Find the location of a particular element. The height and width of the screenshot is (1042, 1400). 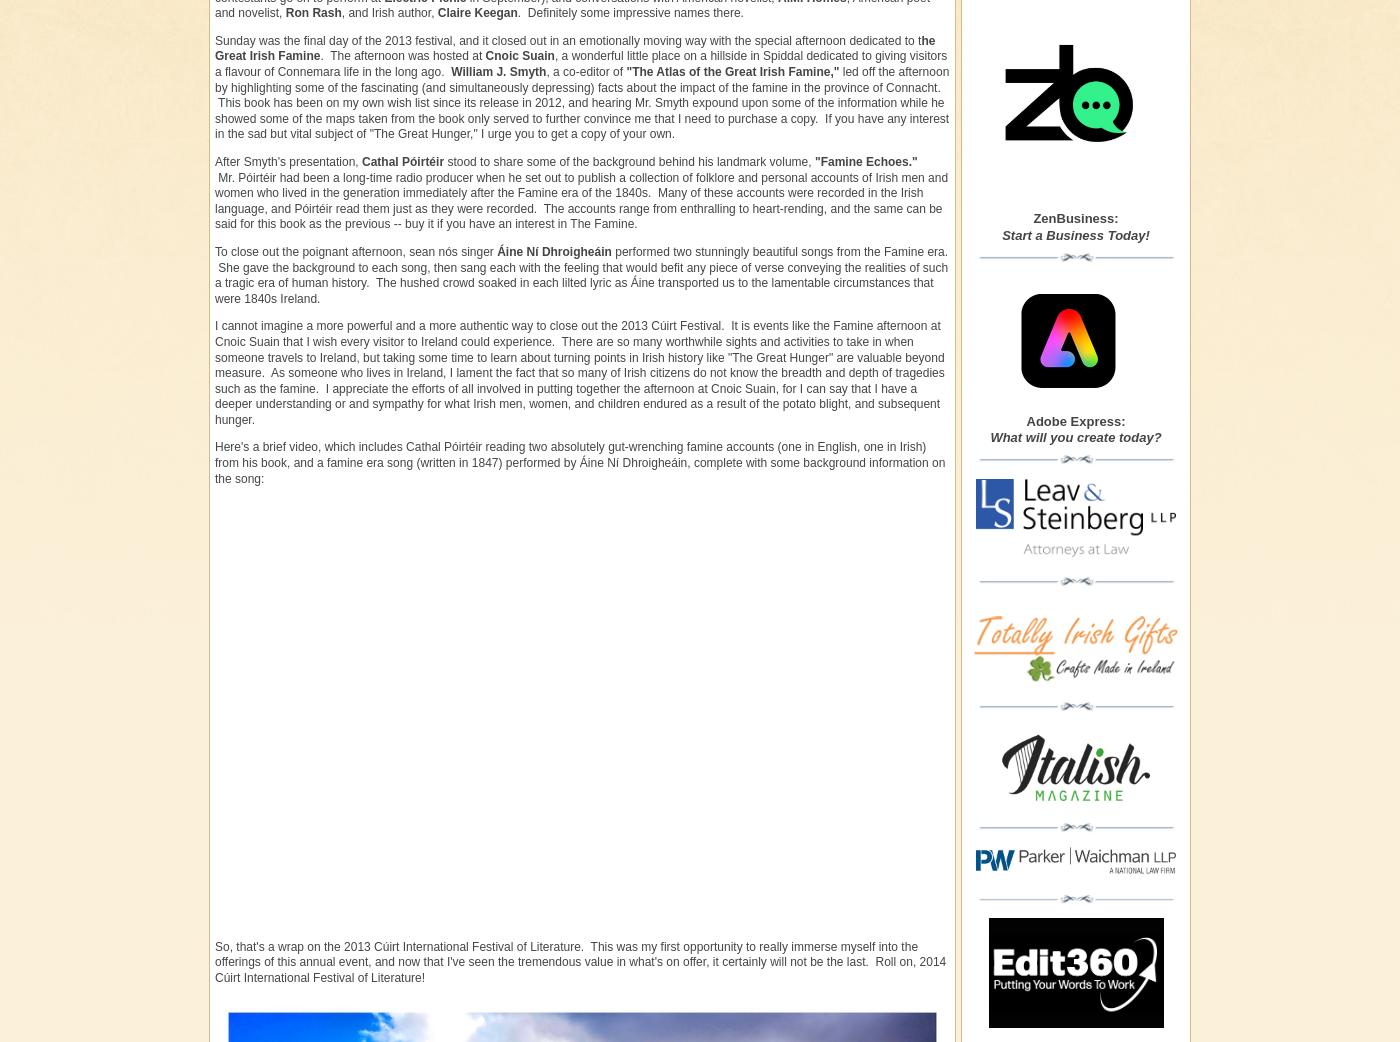

'led off the afternoon by highlighting some of the fascinating (and simultaneously depressing) facts about the impact of the famine in the province of Connacht.  This book has been on my own wish list since its release in 2012, and hearing Mr. Smyth expound upon some of the information while he showed some of the maps taken from the book only served to further convince me that I need to purchase a copy.  If you have any interest in the sad but vital subject of "The Great Hunger," I urge you to get a copy of your own.' is located at coordinates (581, 102).